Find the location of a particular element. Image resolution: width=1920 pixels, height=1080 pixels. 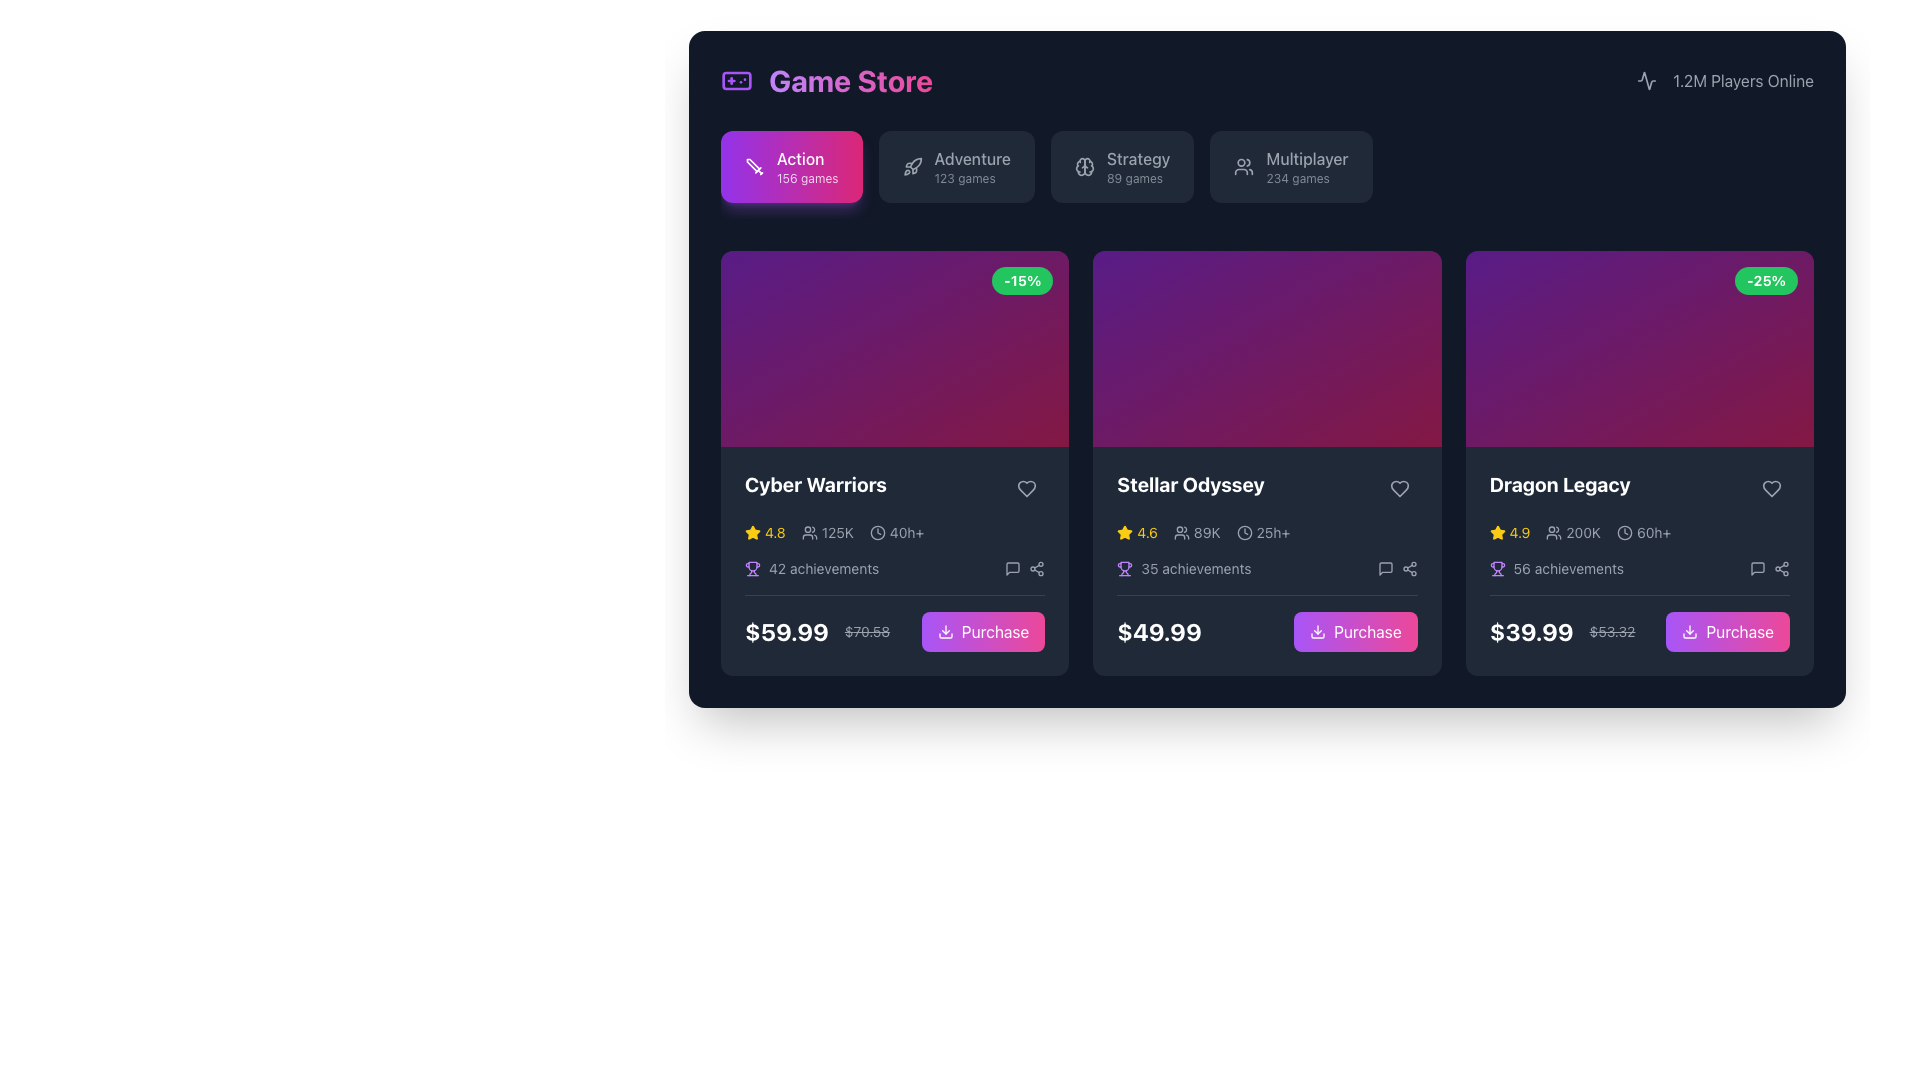

the heart-shaped icon button located in the top-right corner of the 'Cyber Warriors' card is located at coordinates (1027, 488).